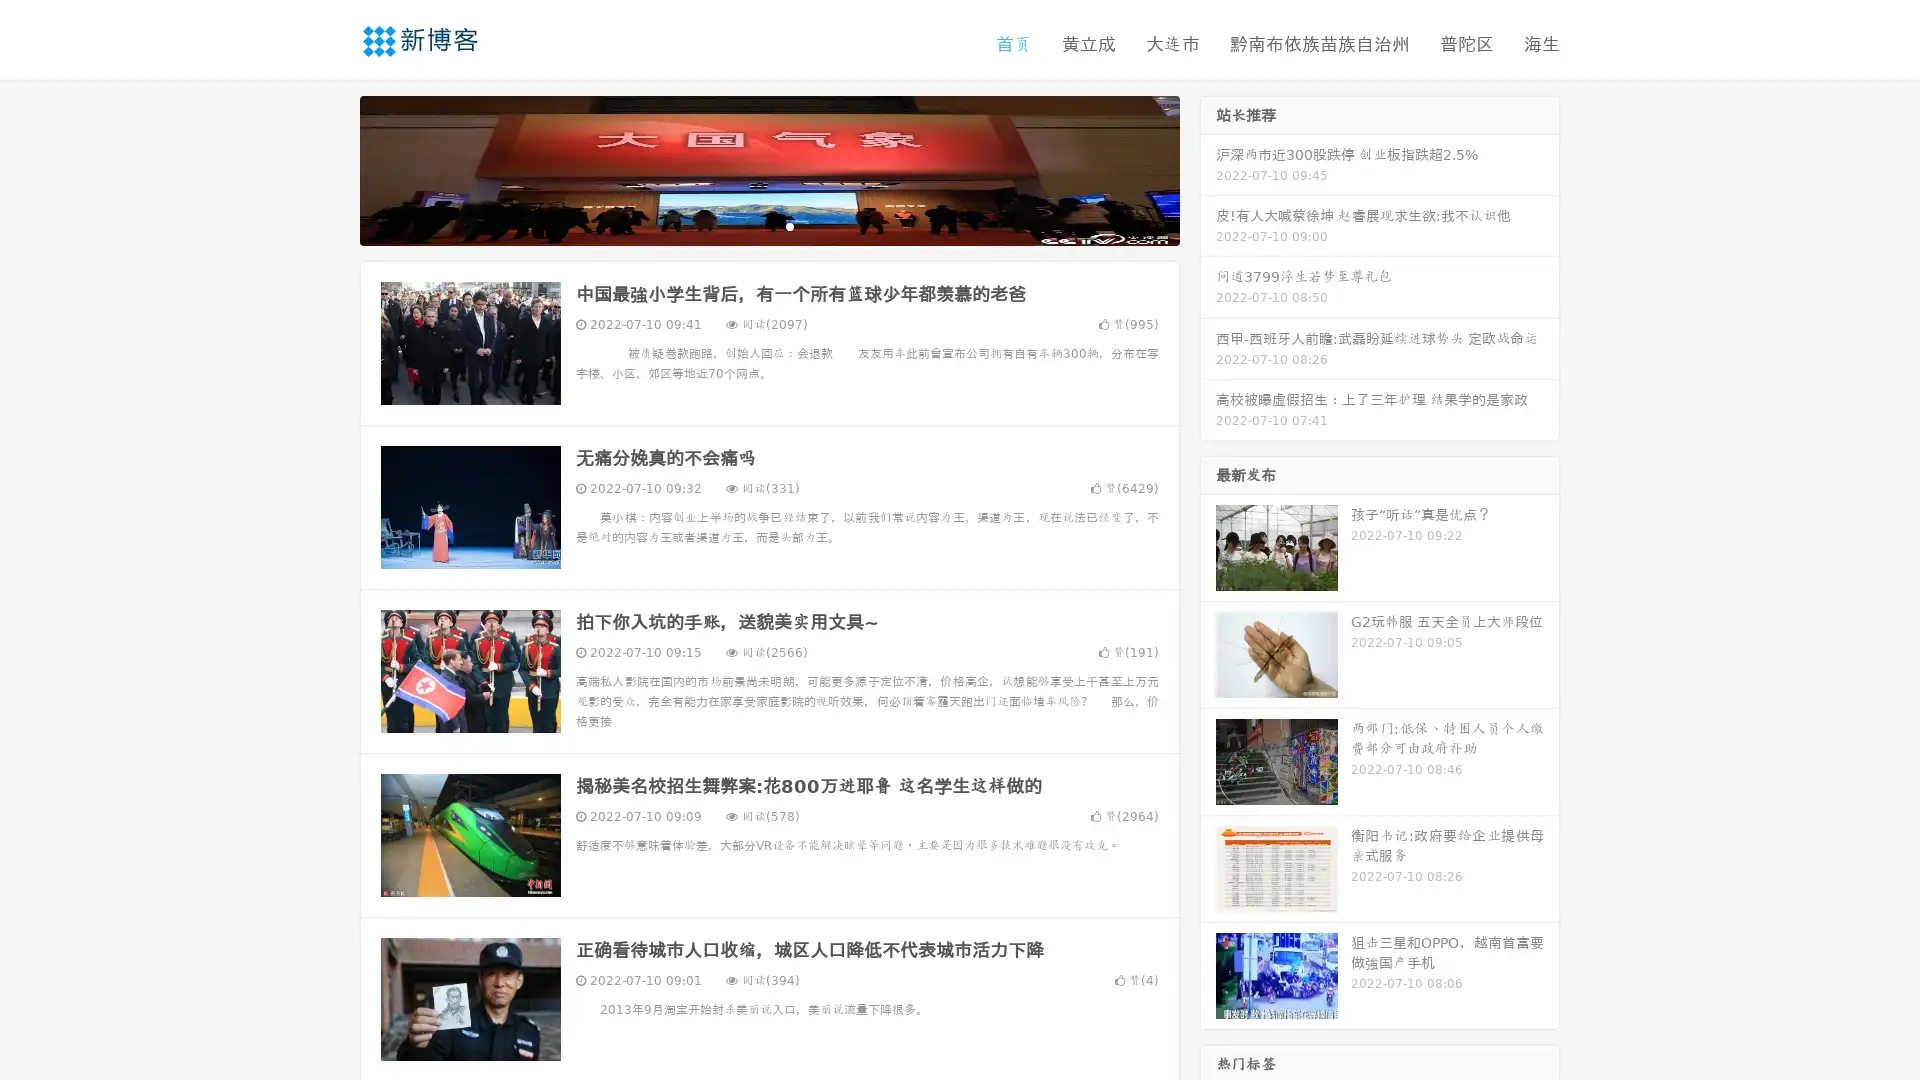 Image resolution: width=1920 pixels, height=1080 pixels. Describe the element at coordinates (789, 225) in the screenshot. I see `Go to slide 3` at that location.